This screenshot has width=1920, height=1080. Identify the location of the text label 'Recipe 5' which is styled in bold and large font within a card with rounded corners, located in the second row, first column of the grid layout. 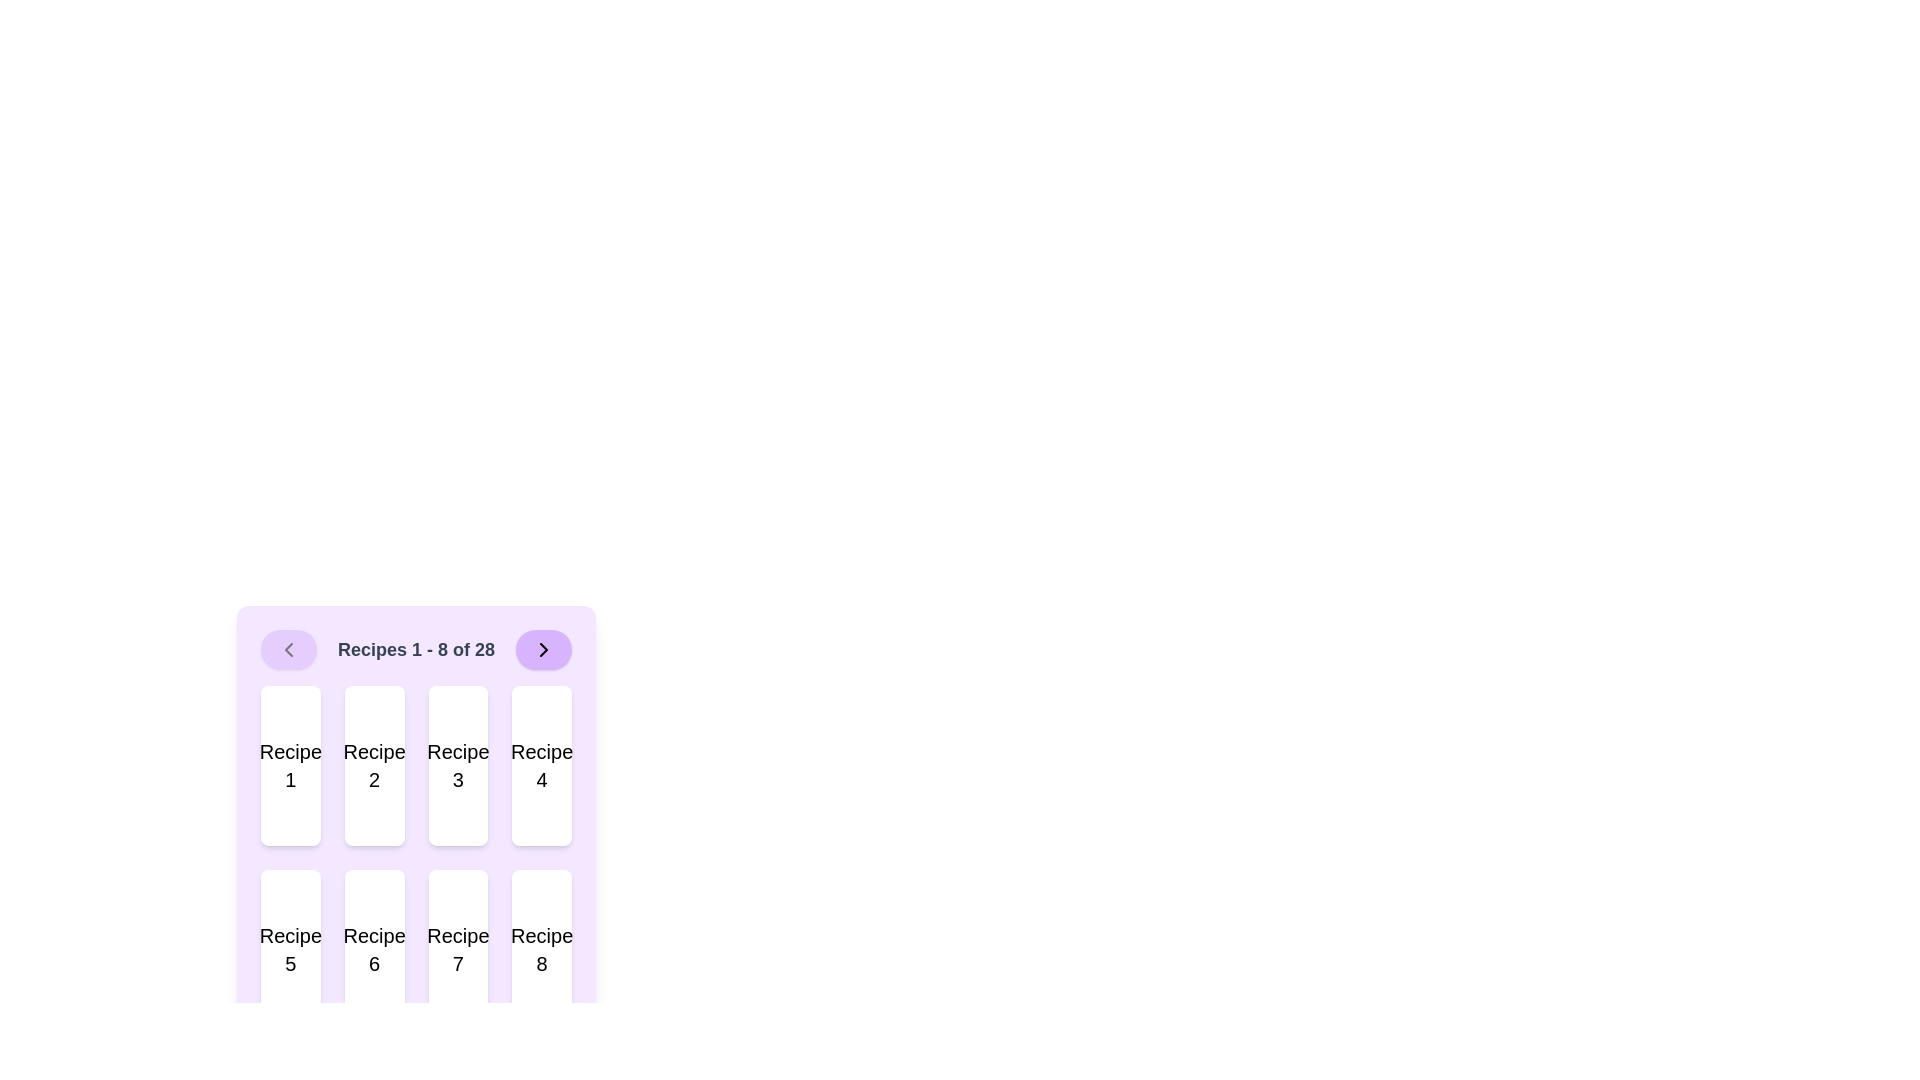
(289, 948).